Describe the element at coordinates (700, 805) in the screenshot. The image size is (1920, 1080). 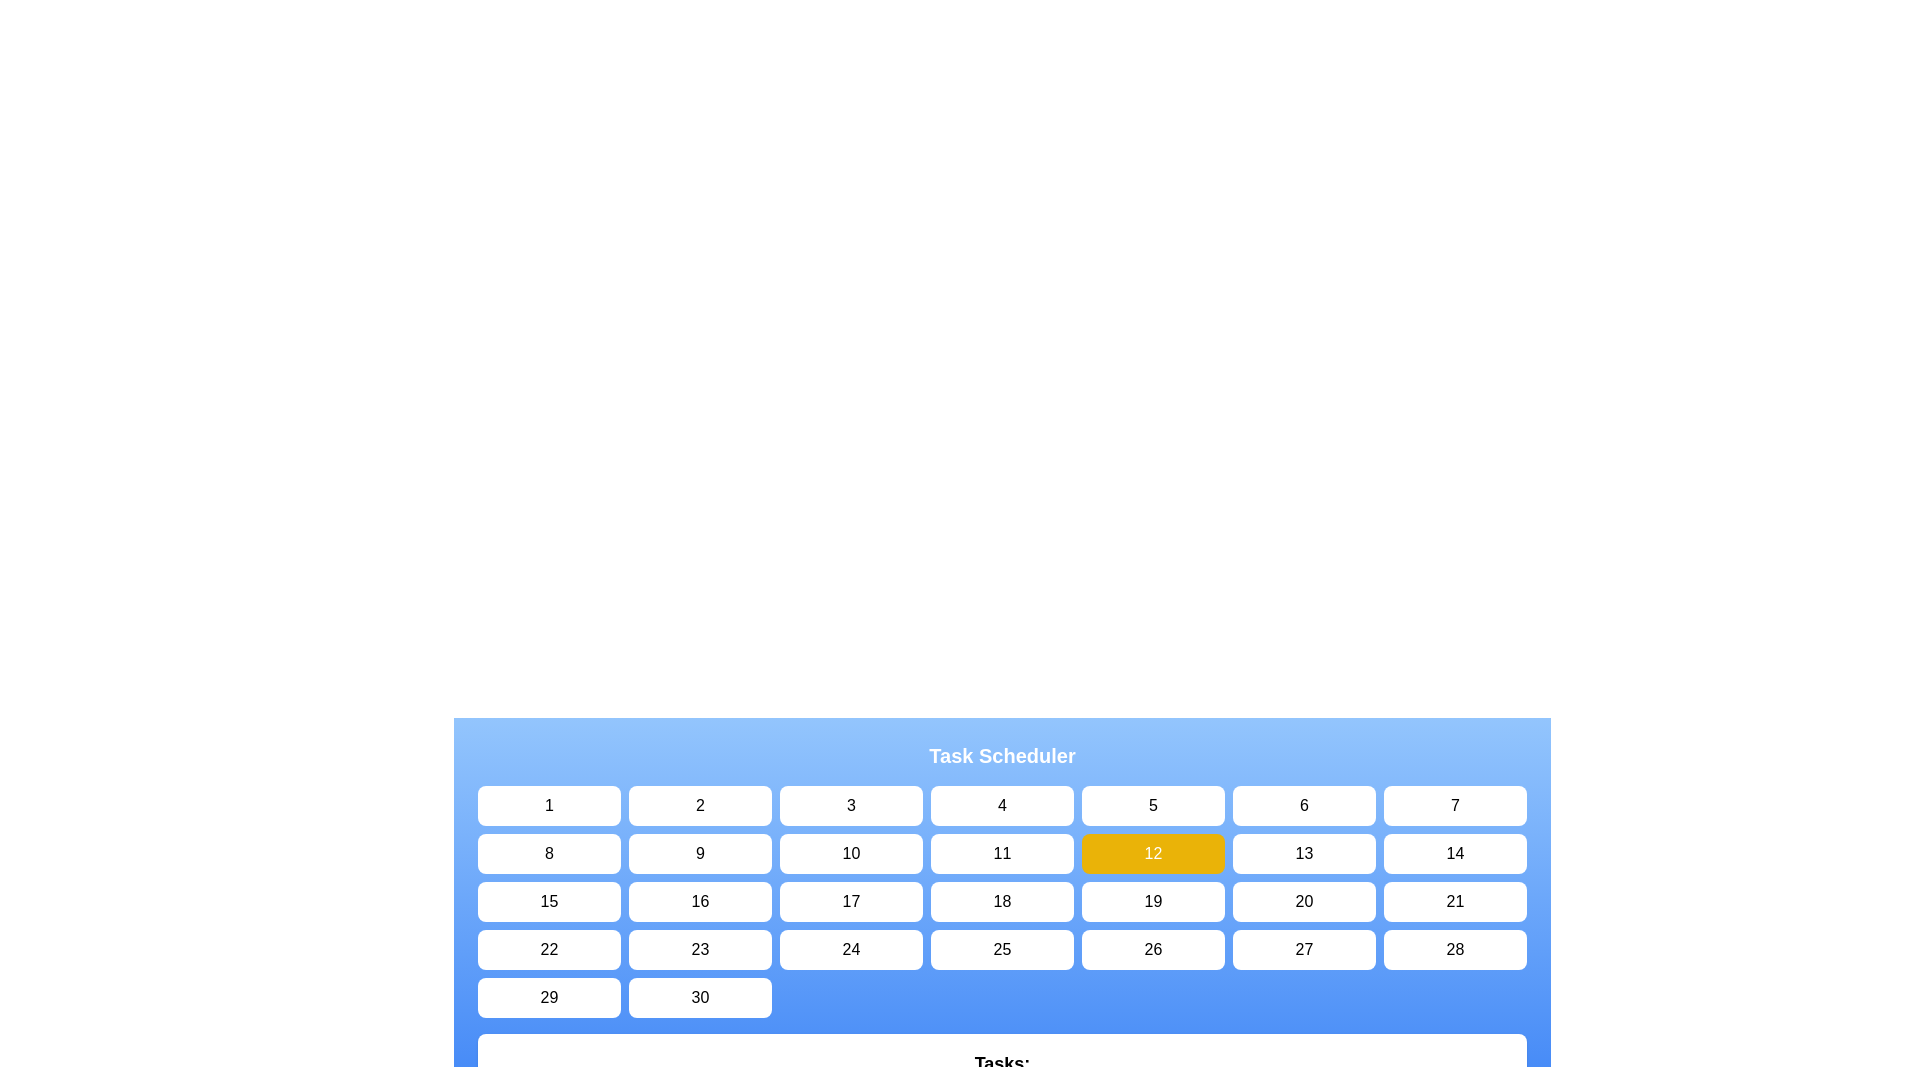
I see `the white rectangular button with rounded corners and a black number '2' centered within it` at that location.